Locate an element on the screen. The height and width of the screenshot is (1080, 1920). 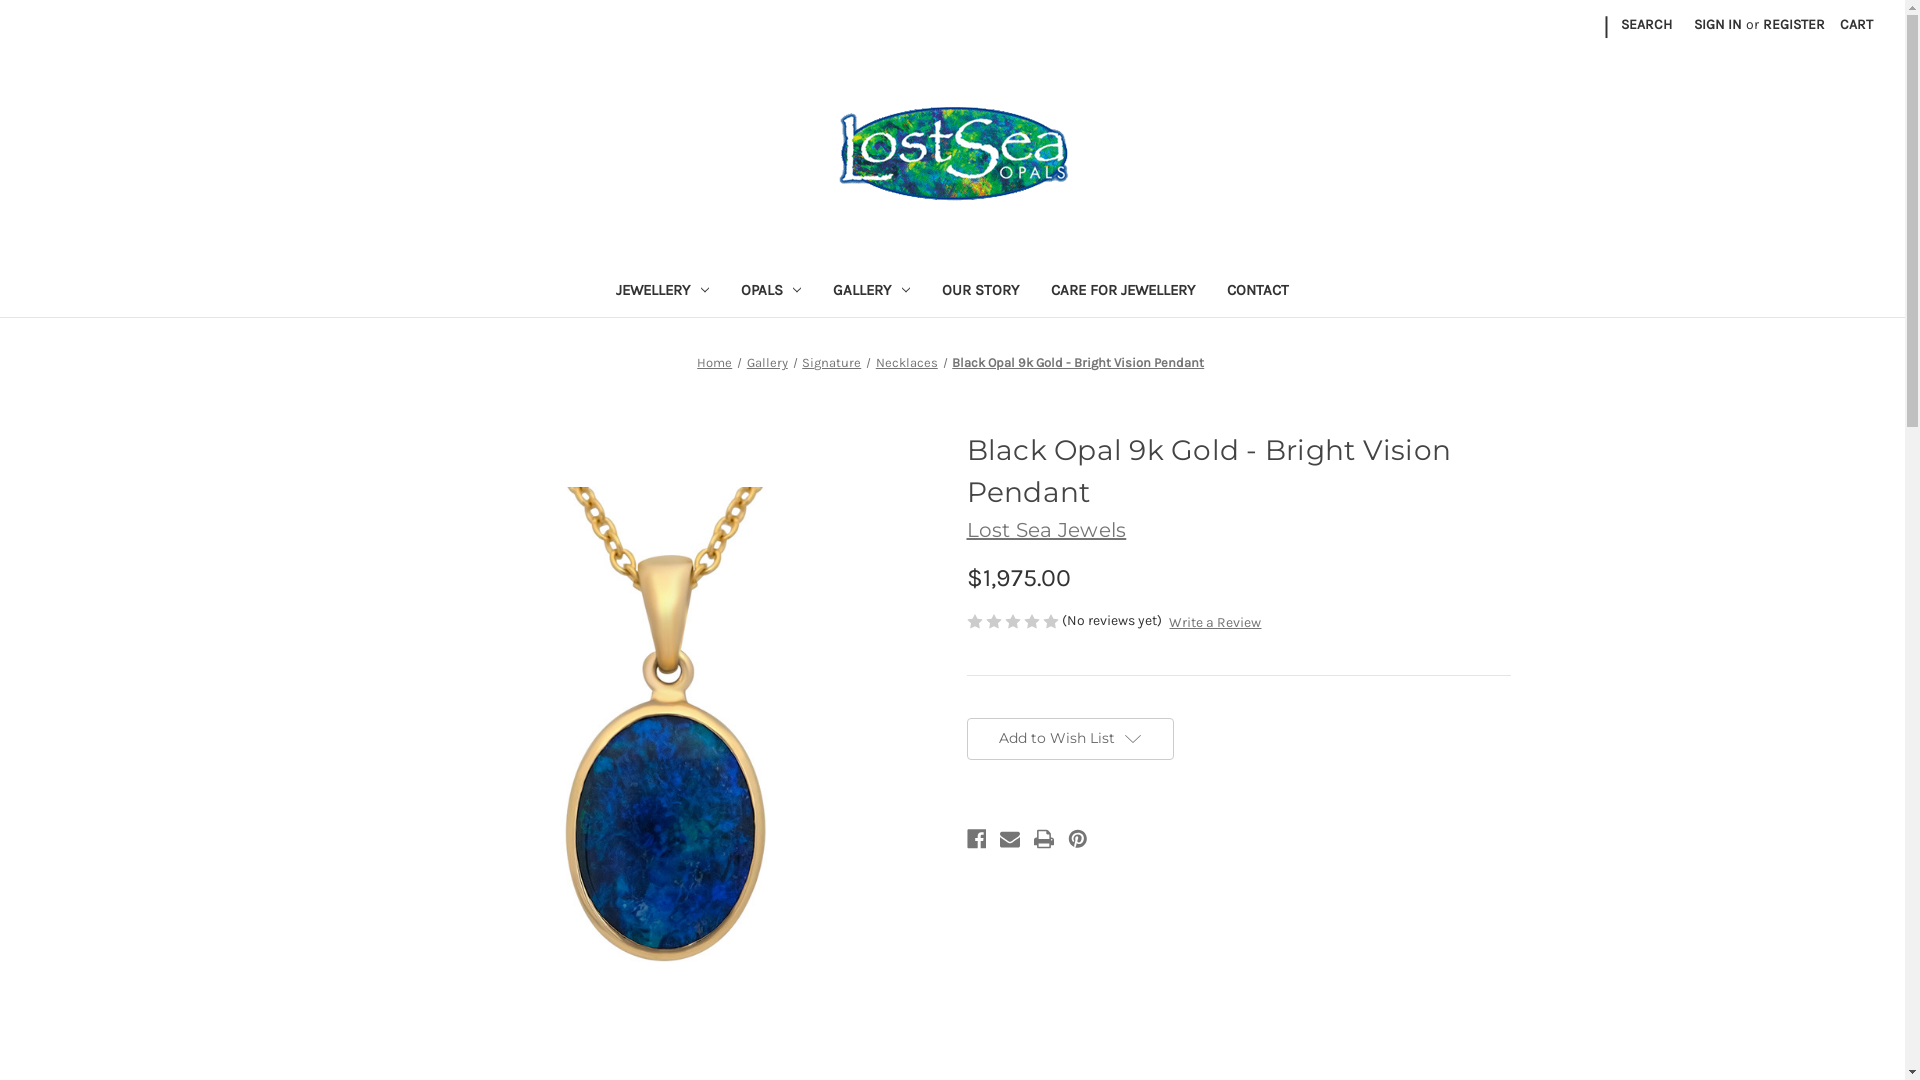
'Write a Review' is located at coordinates (1213, 621).